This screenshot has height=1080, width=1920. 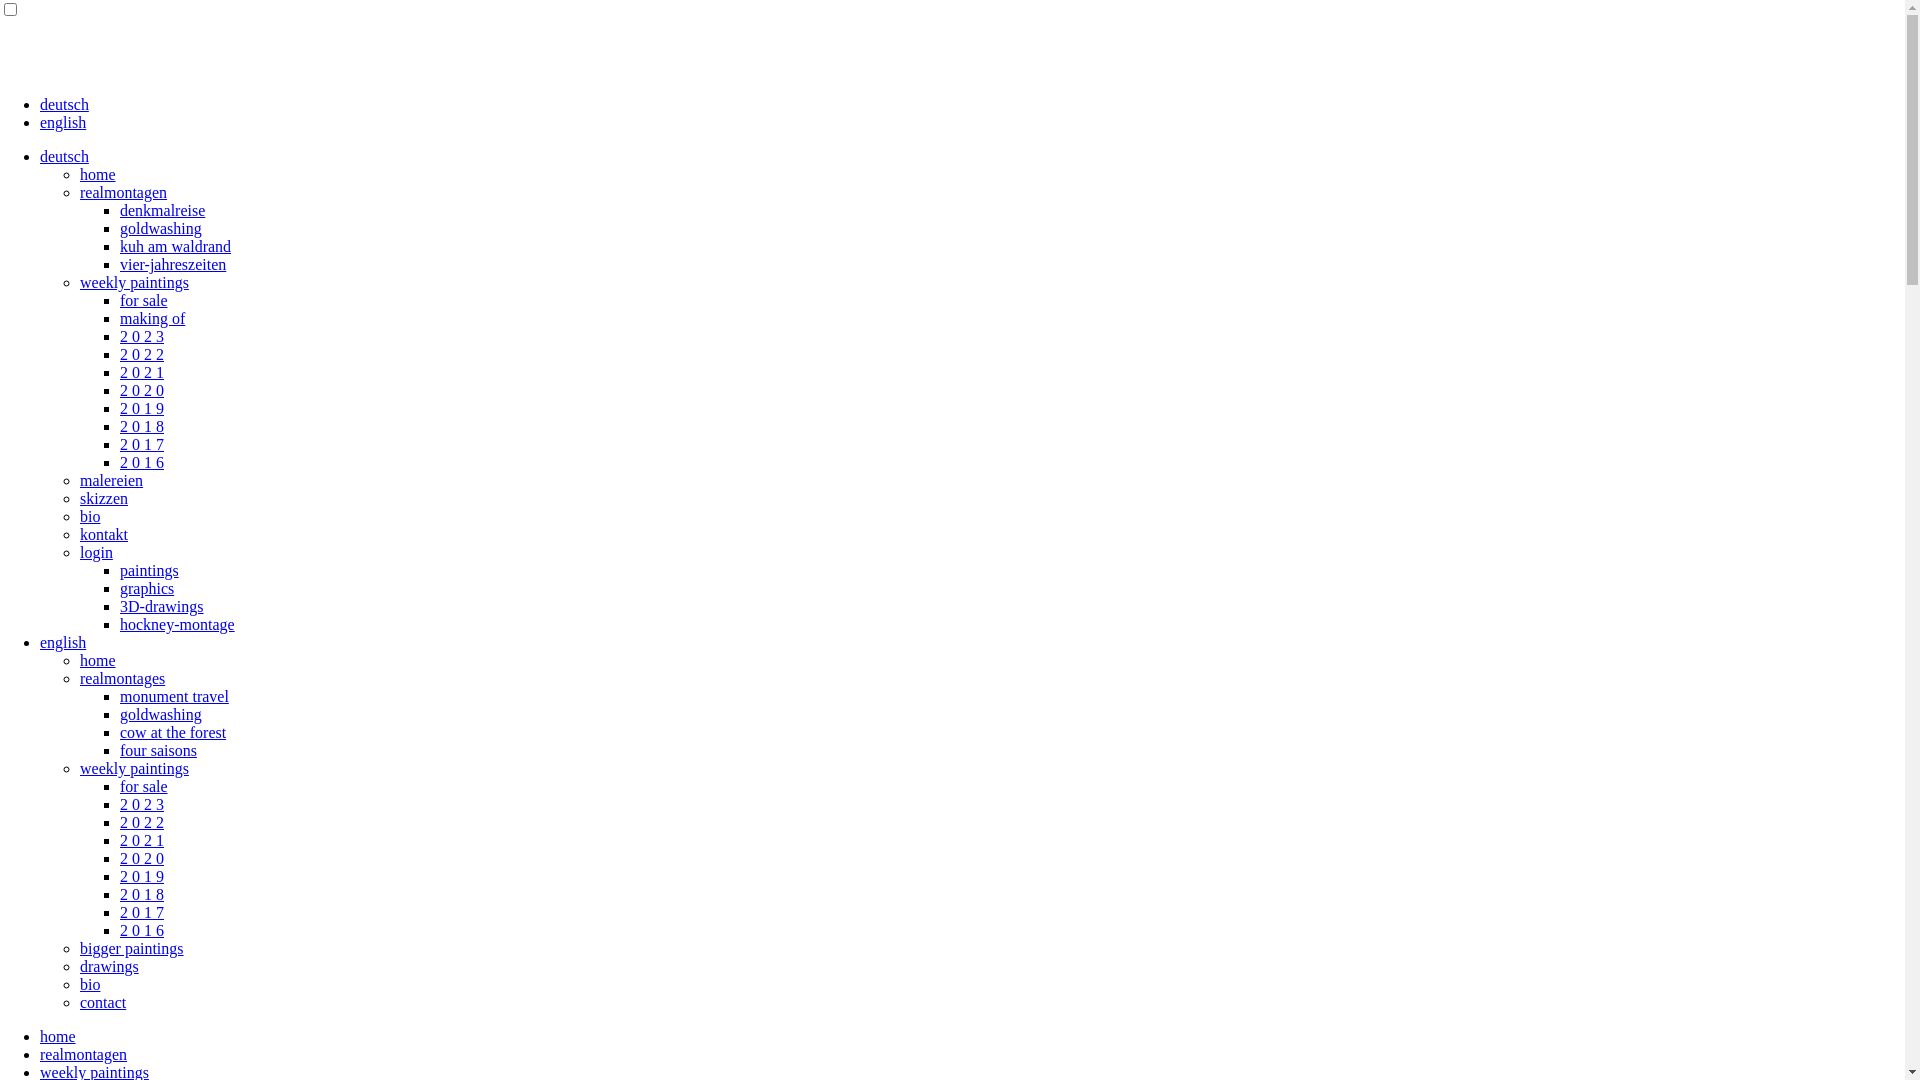 What do you see at coordinates (162, 605) in the screenshot?
I see `'3D-drawings'` at bounding box center [162, 605].